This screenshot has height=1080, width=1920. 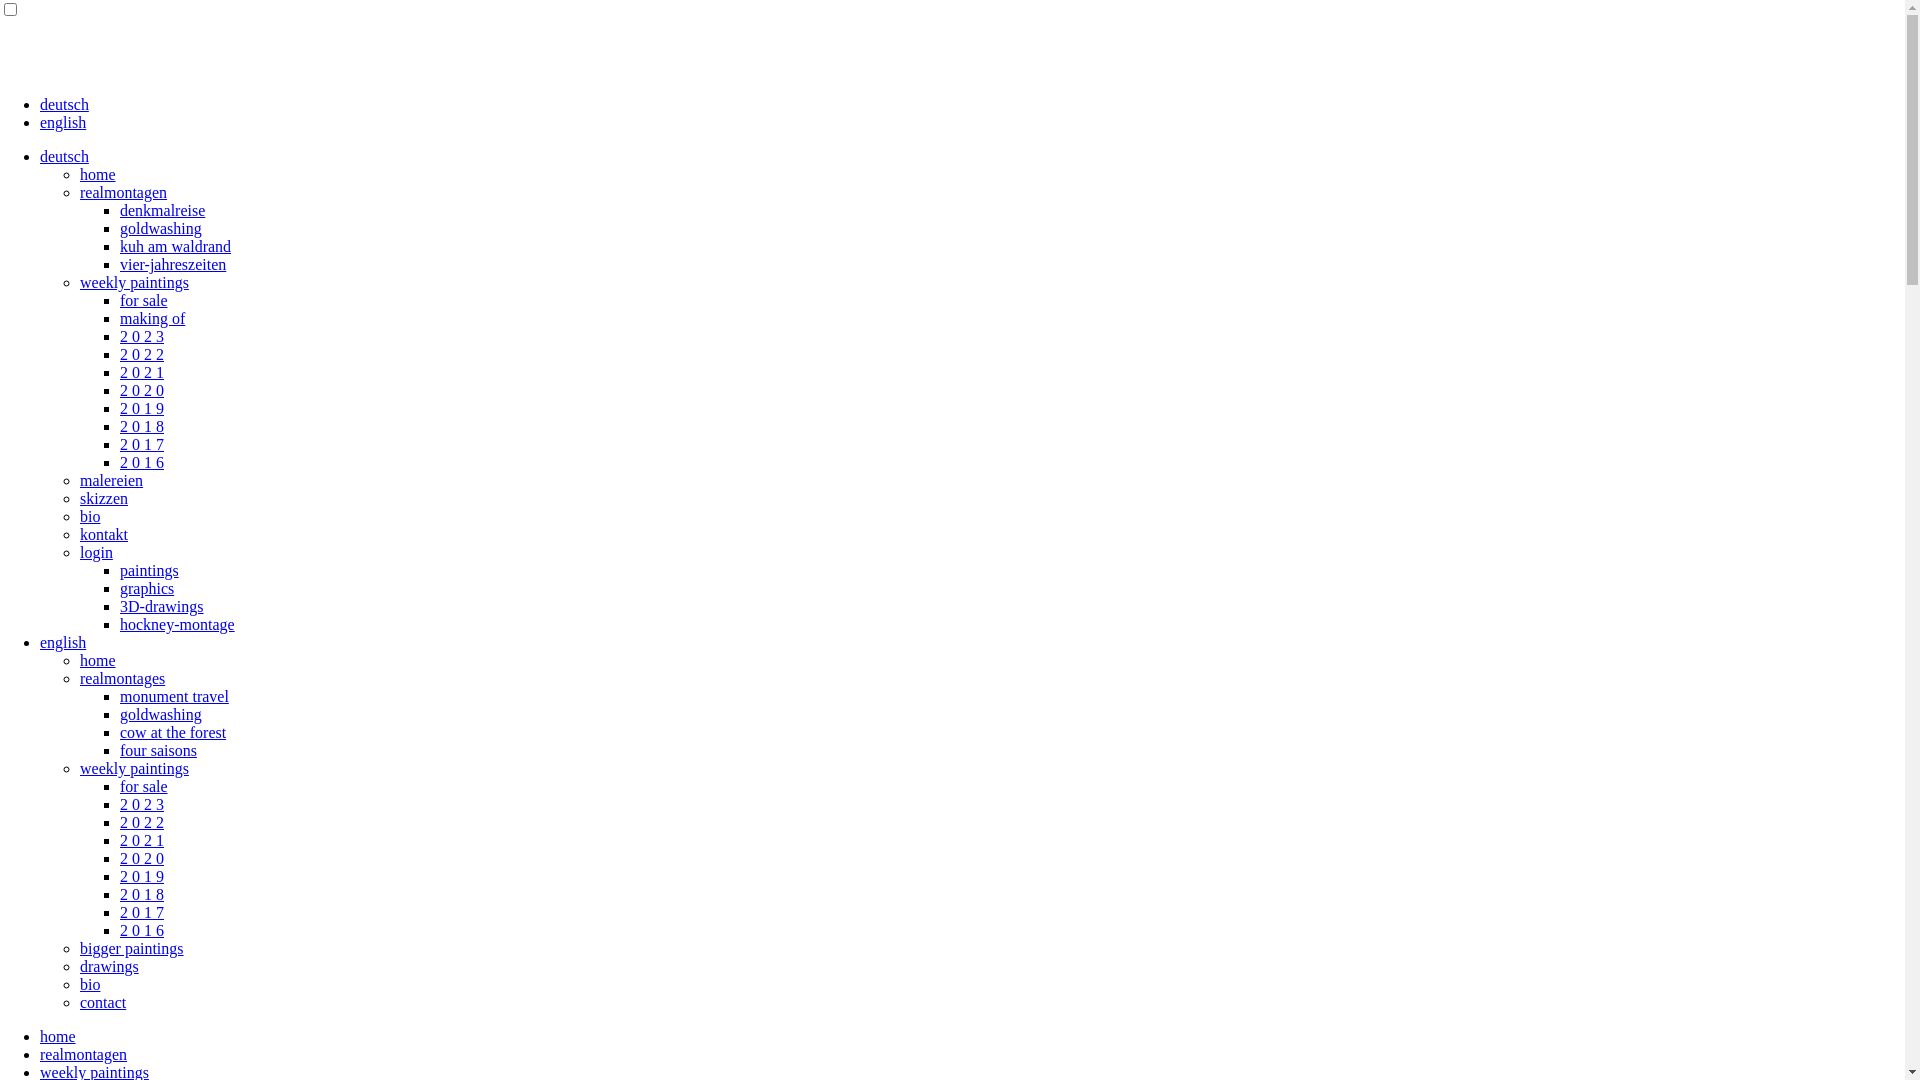 What do you see at coordinates (162, 605) in the screenshot?
I see `'3D-drawings'` at bounding box center [162, 605].